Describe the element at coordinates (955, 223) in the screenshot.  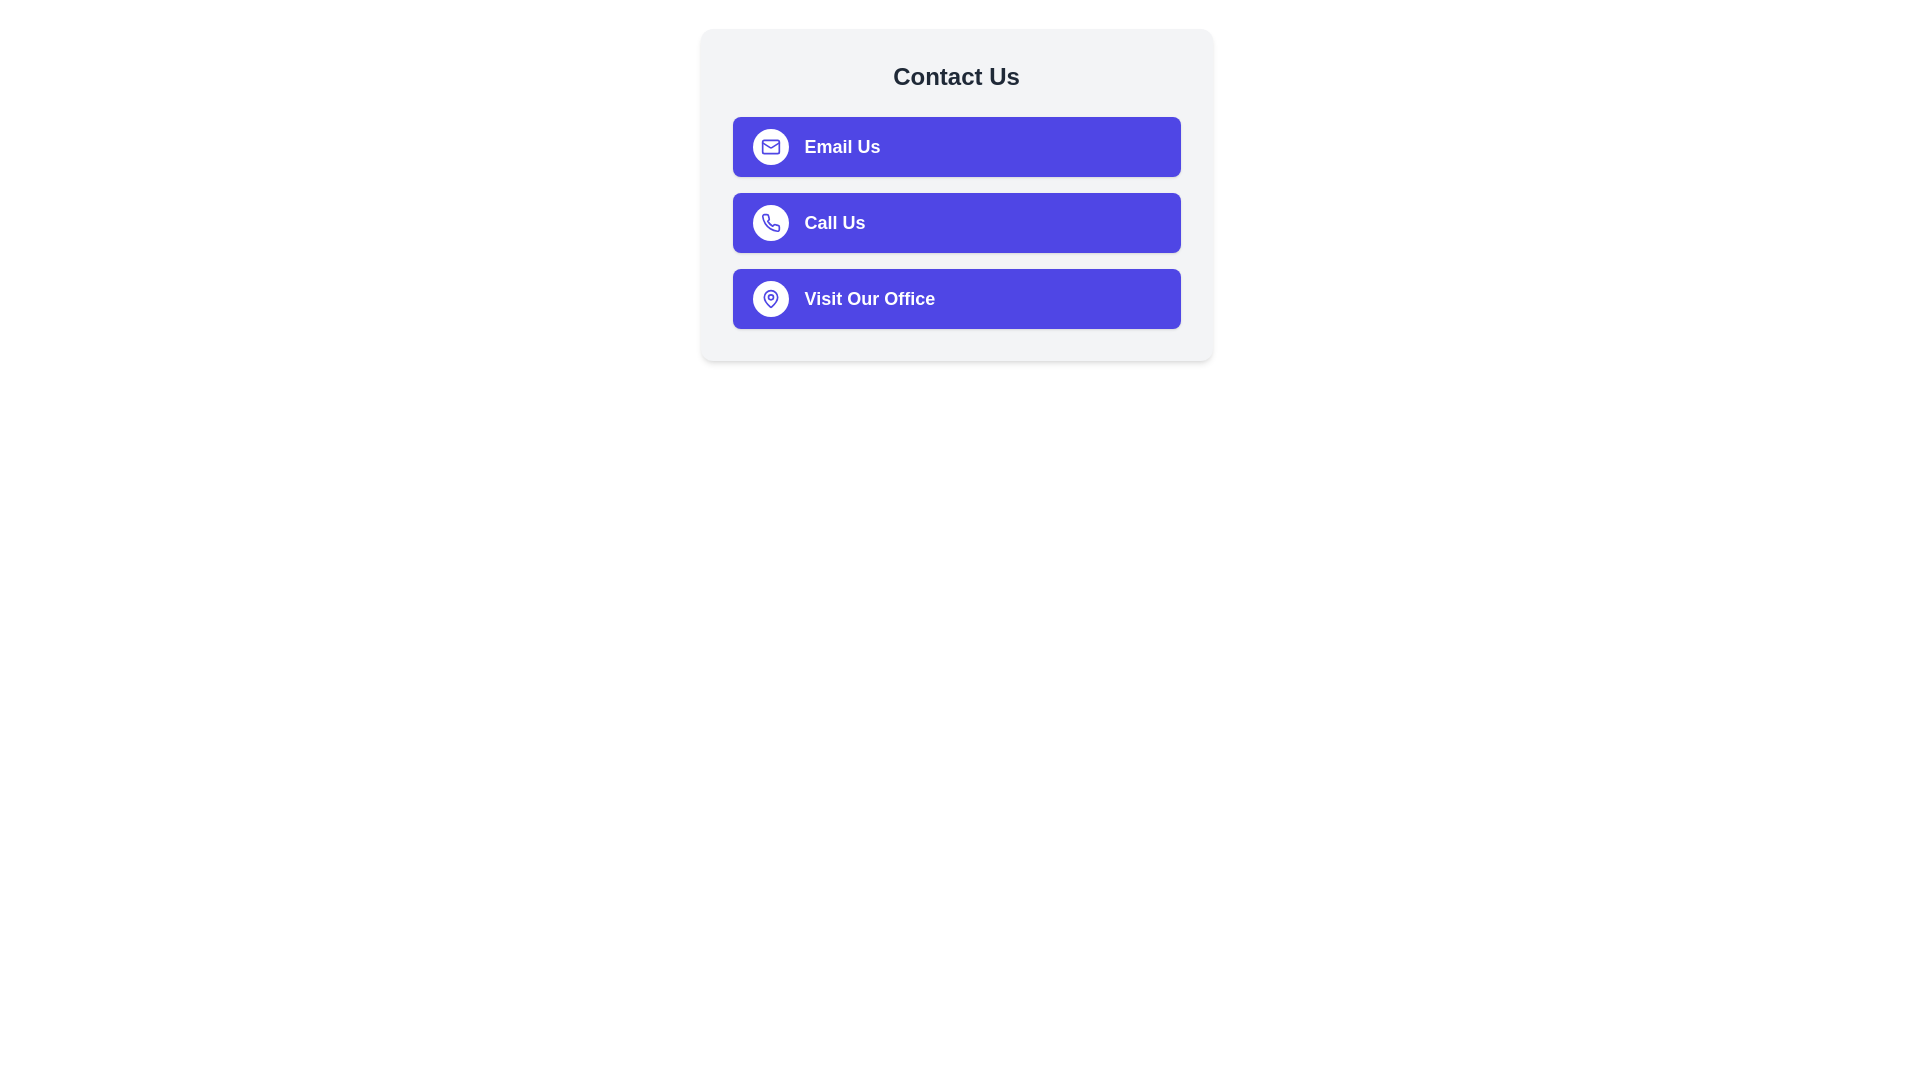
I see `the blue and white styled button located in the center of the contact section, which is the second of three action buttons, to initiate a call` at that location.